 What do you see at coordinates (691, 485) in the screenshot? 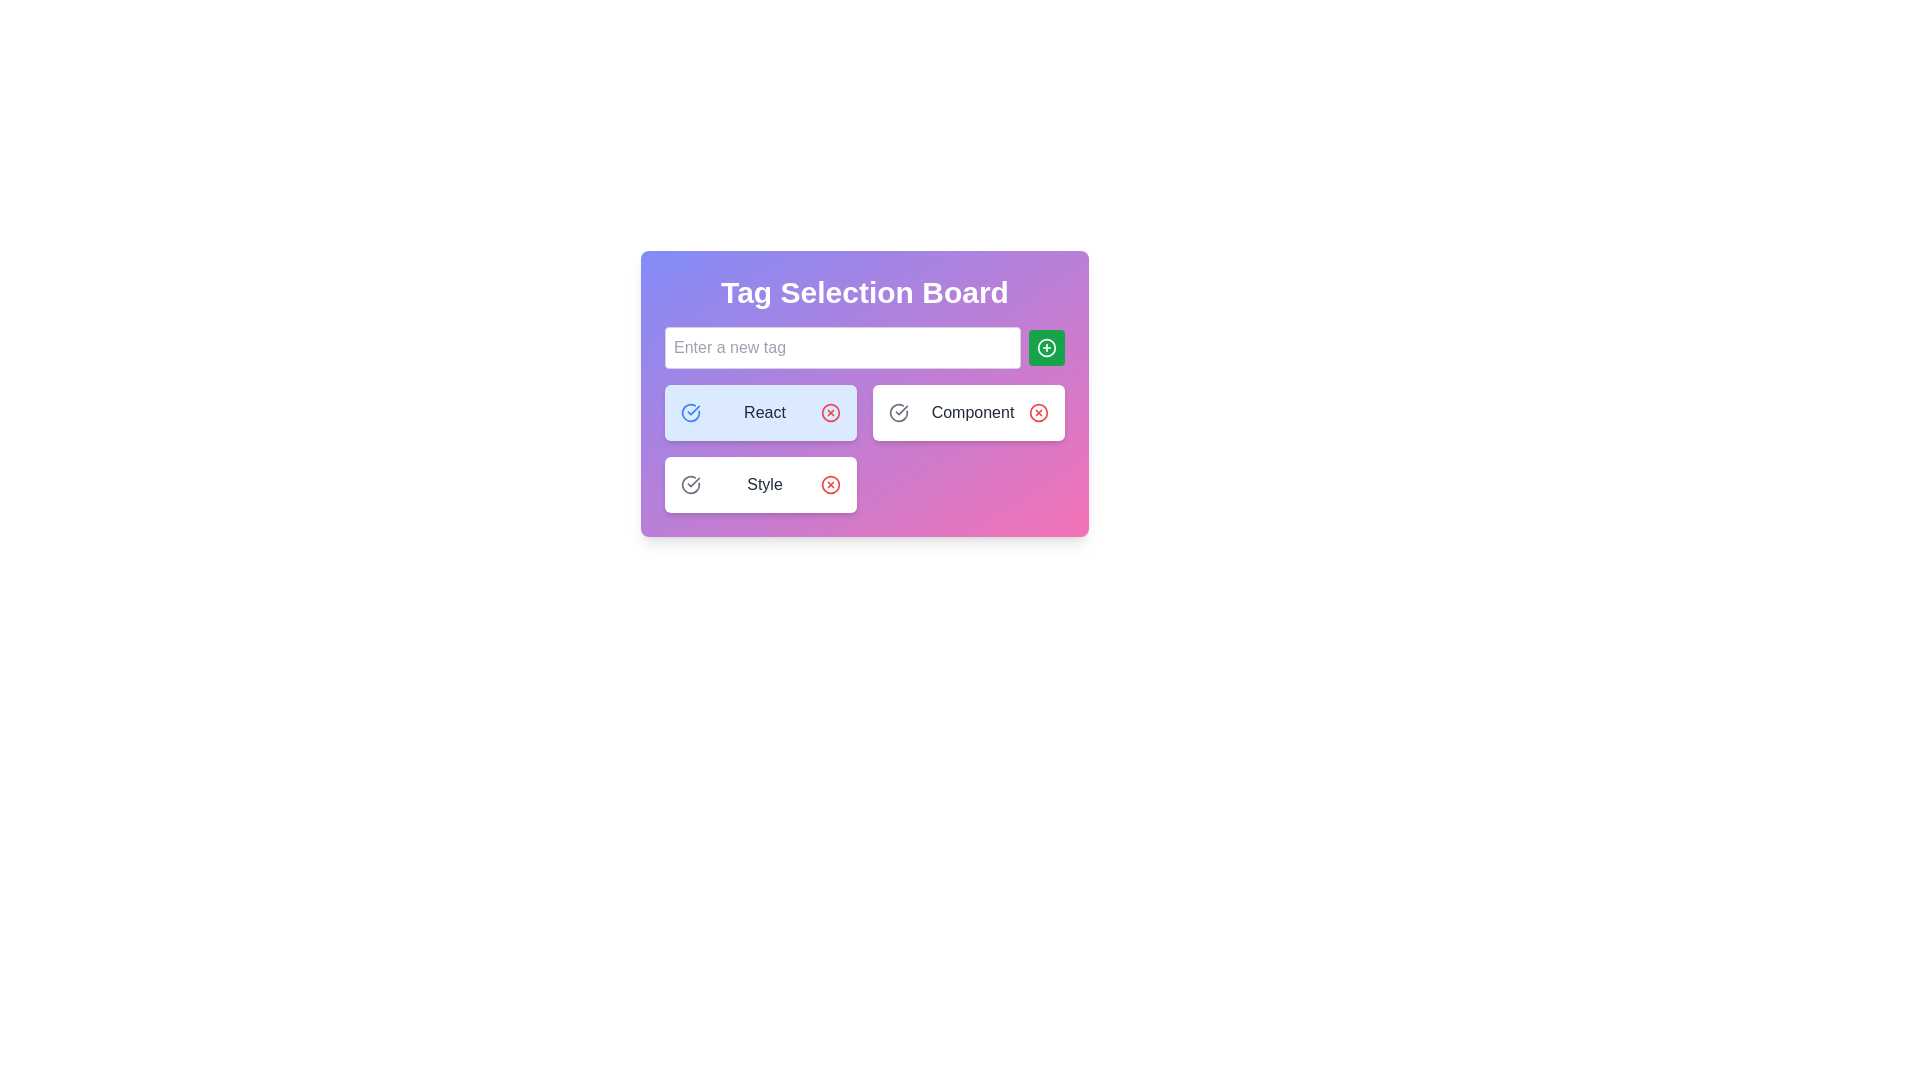
I see `the first icon segment within the Tag Selection Board, located to the left of the 'Style' text` at bounding box center [691, 485].